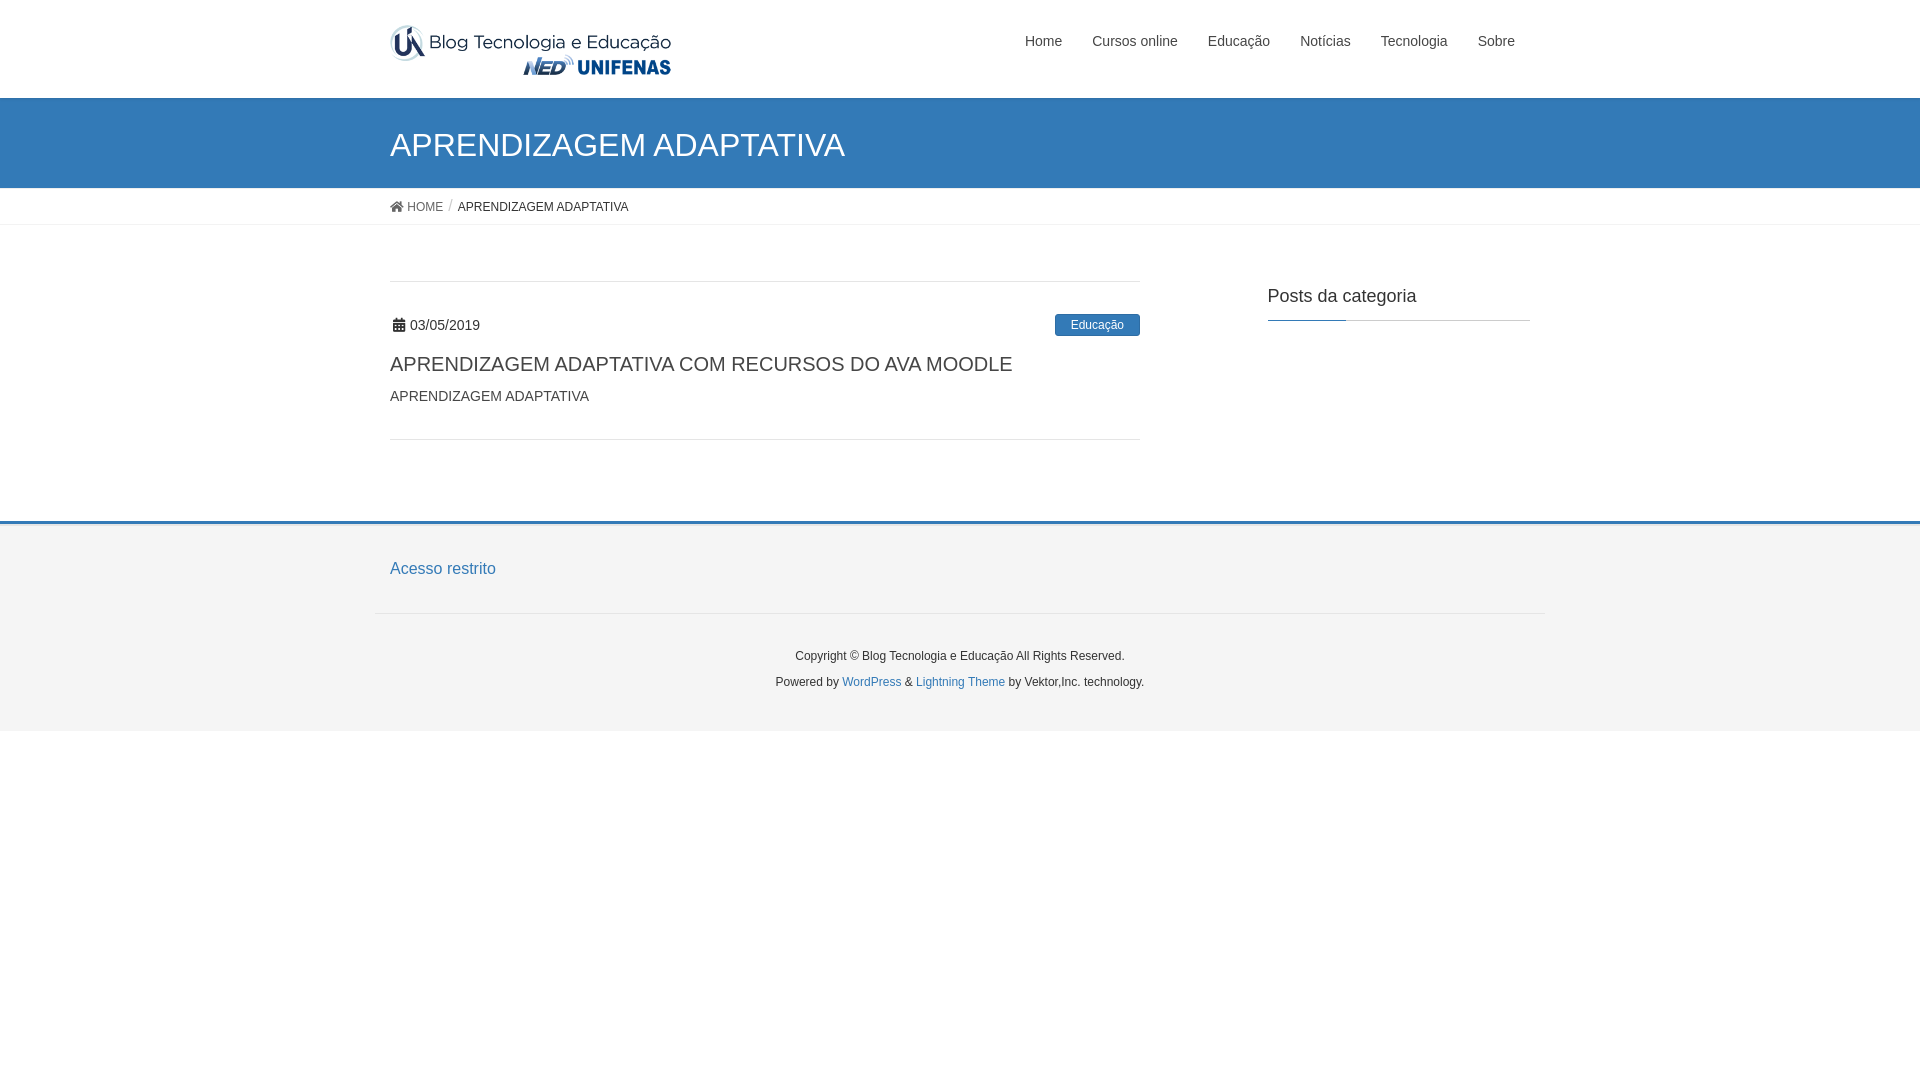 Image resolution: width=1920 pixels, height=1080 pixels. What do you see at coordinates (960, 681) in the screenshot?
I see `'Lightning Theme'` at bounding box center [960, 681].